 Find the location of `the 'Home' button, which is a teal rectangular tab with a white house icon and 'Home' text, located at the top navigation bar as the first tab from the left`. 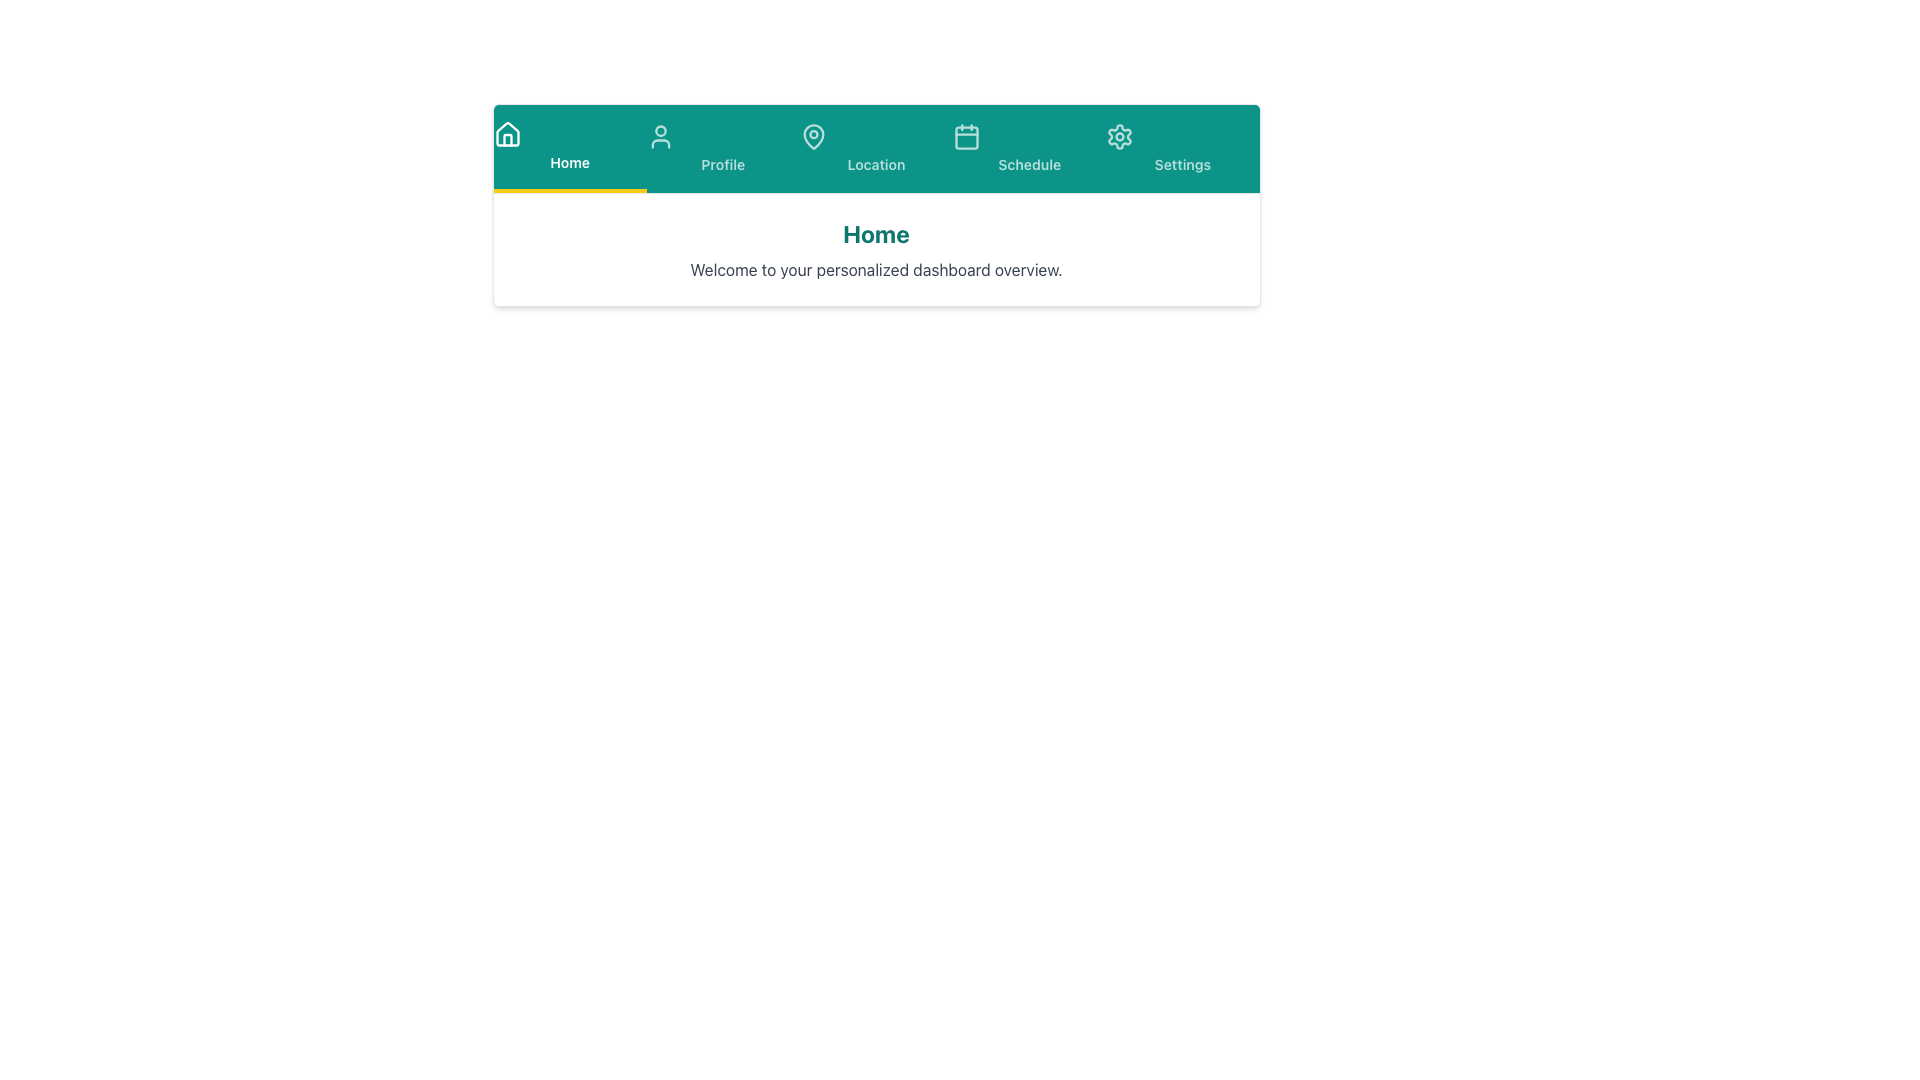

the 'Home' button, which is a teal rectangular tab with a white house icon and 'Home' text, located at the top navigation bar as the first tab from the left is located at coordinates (569, 148).